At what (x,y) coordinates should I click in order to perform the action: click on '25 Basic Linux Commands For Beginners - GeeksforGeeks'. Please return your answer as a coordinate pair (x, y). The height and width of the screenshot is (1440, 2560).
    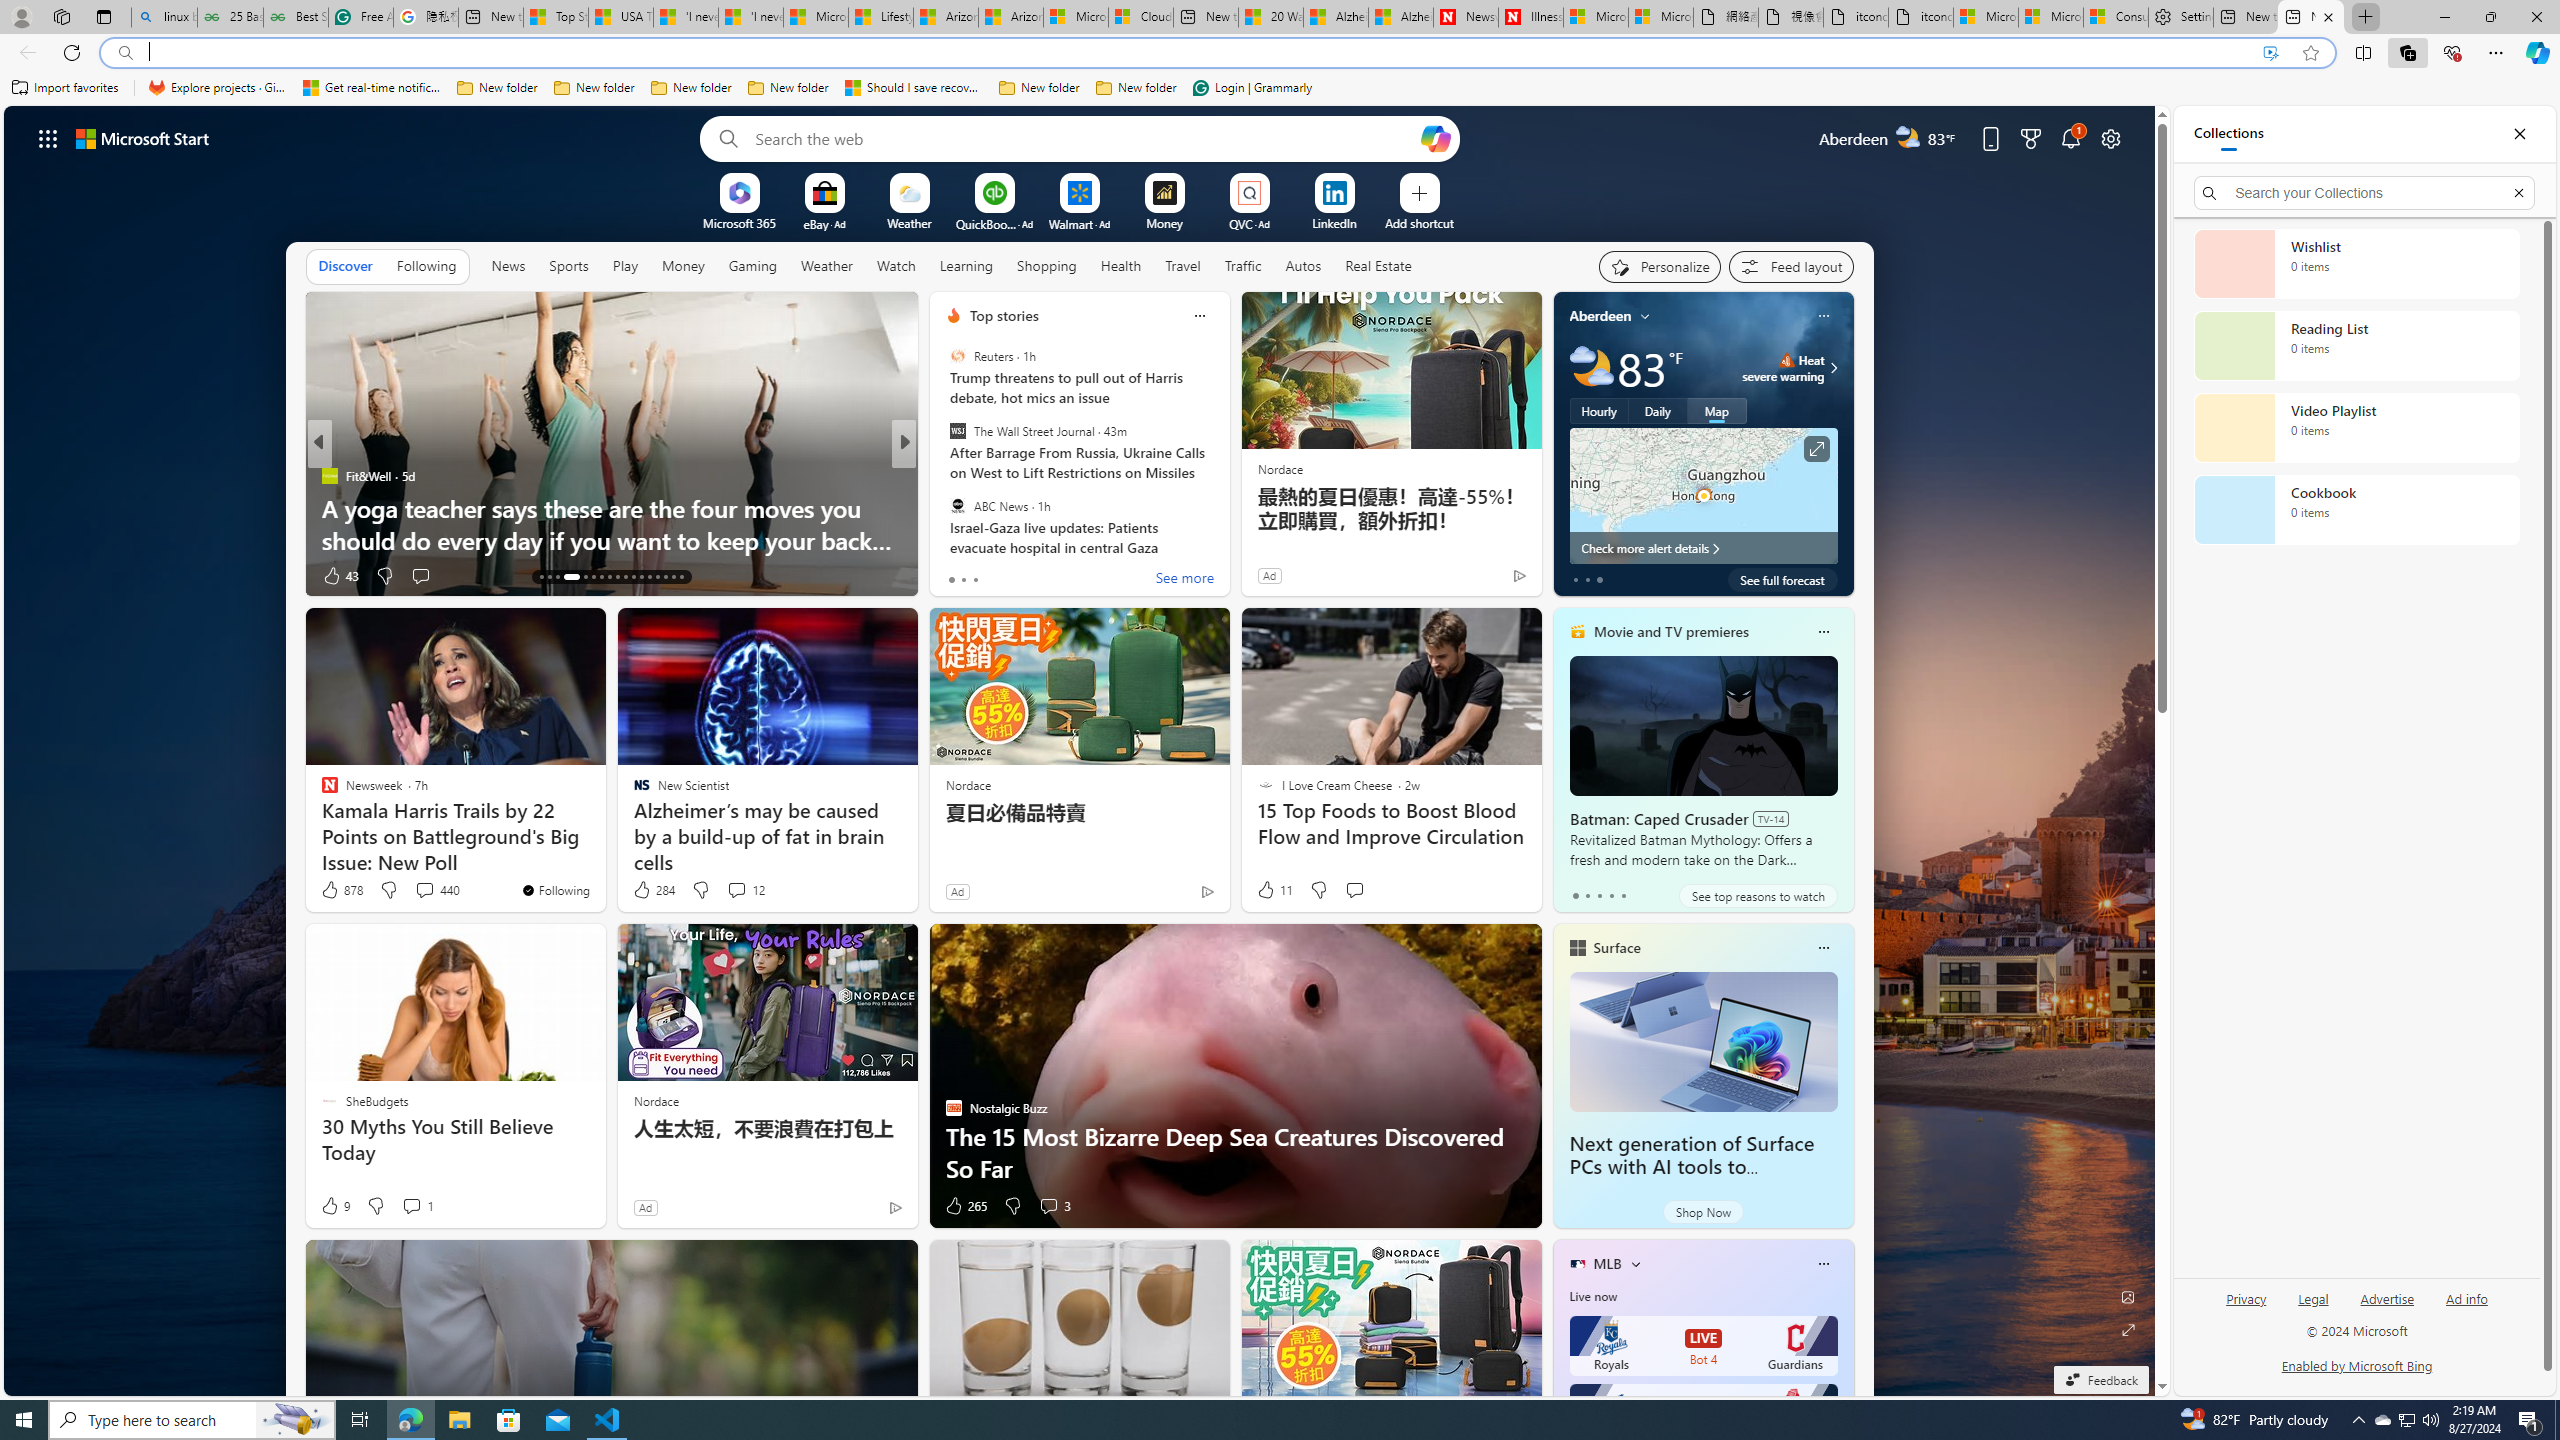
    Looking at the image, I should click on (229, 16).